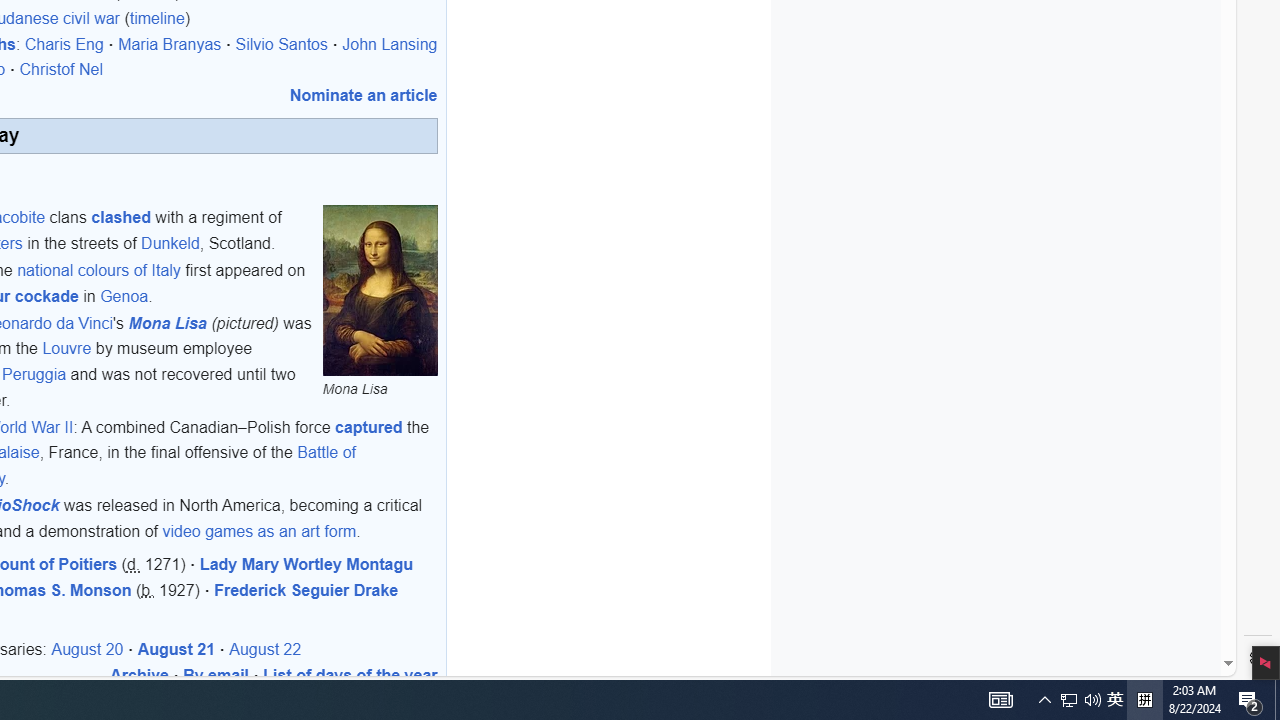 This screenshot has height=720, width=1280. Describe the element at coordinates (216, 675) in the screenshot. I see `'By email'` at that location.